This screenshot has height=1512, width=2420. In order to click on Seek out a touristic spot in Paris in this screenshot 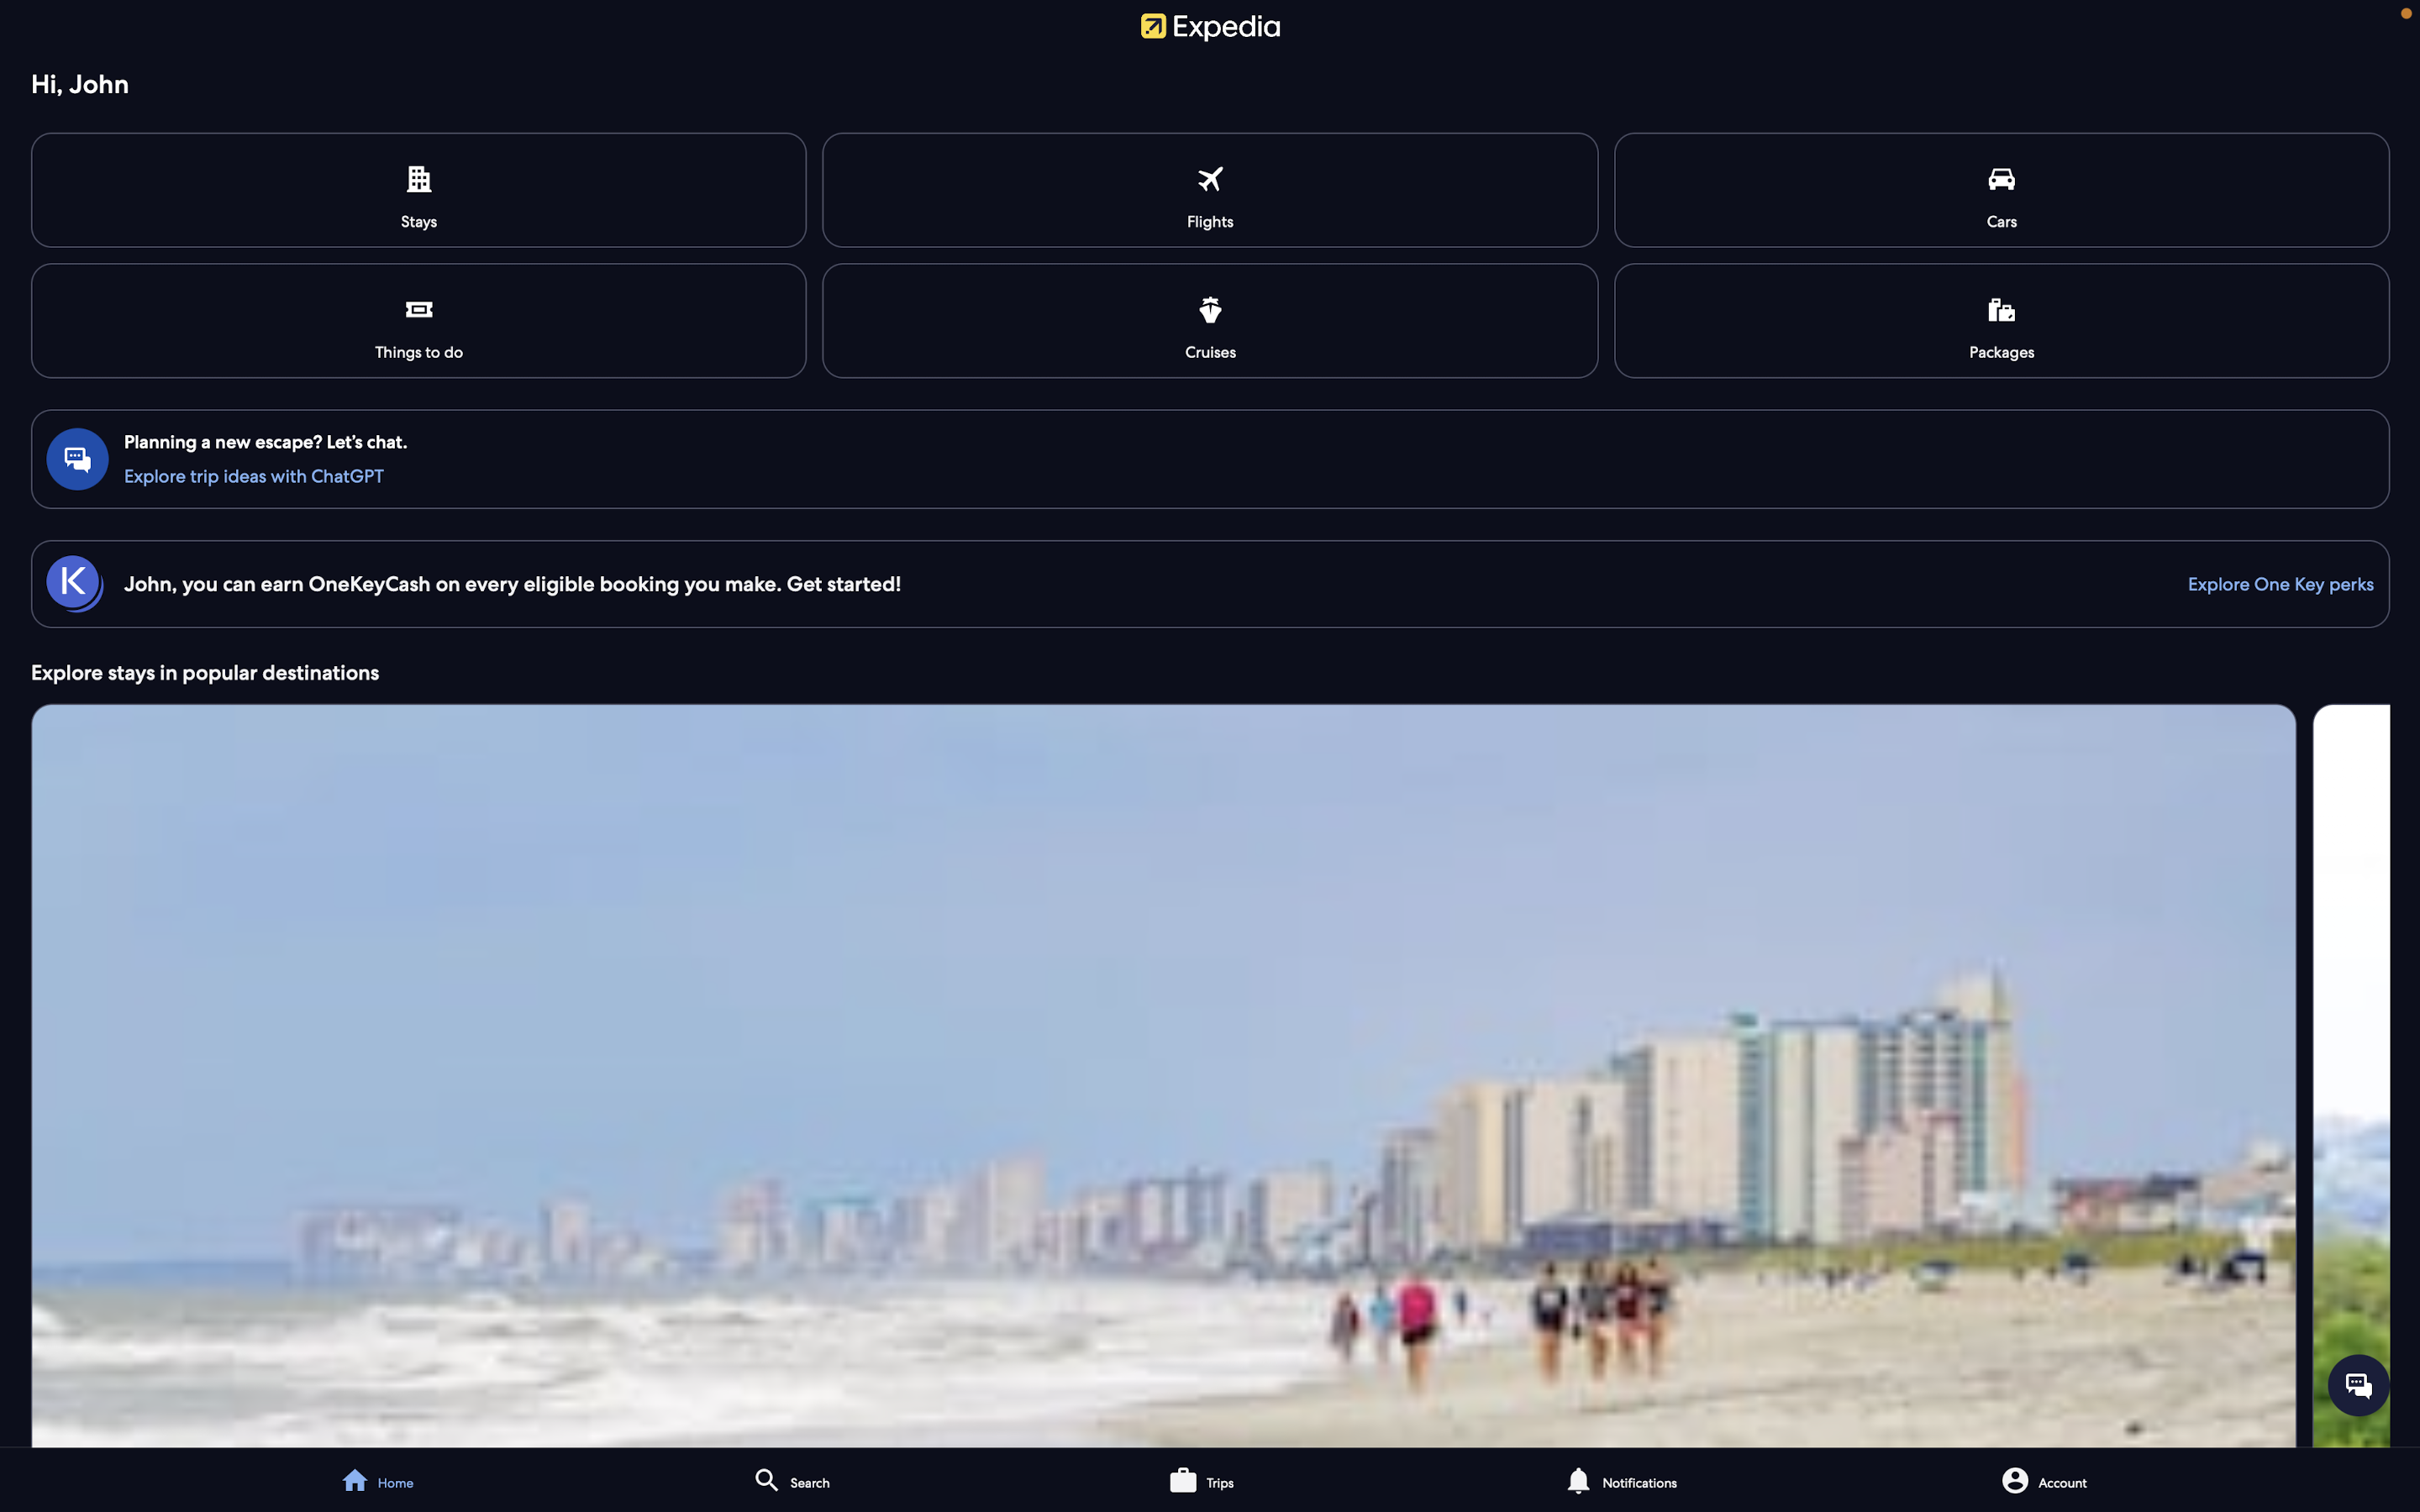, I will do `click(881, 1478)`.